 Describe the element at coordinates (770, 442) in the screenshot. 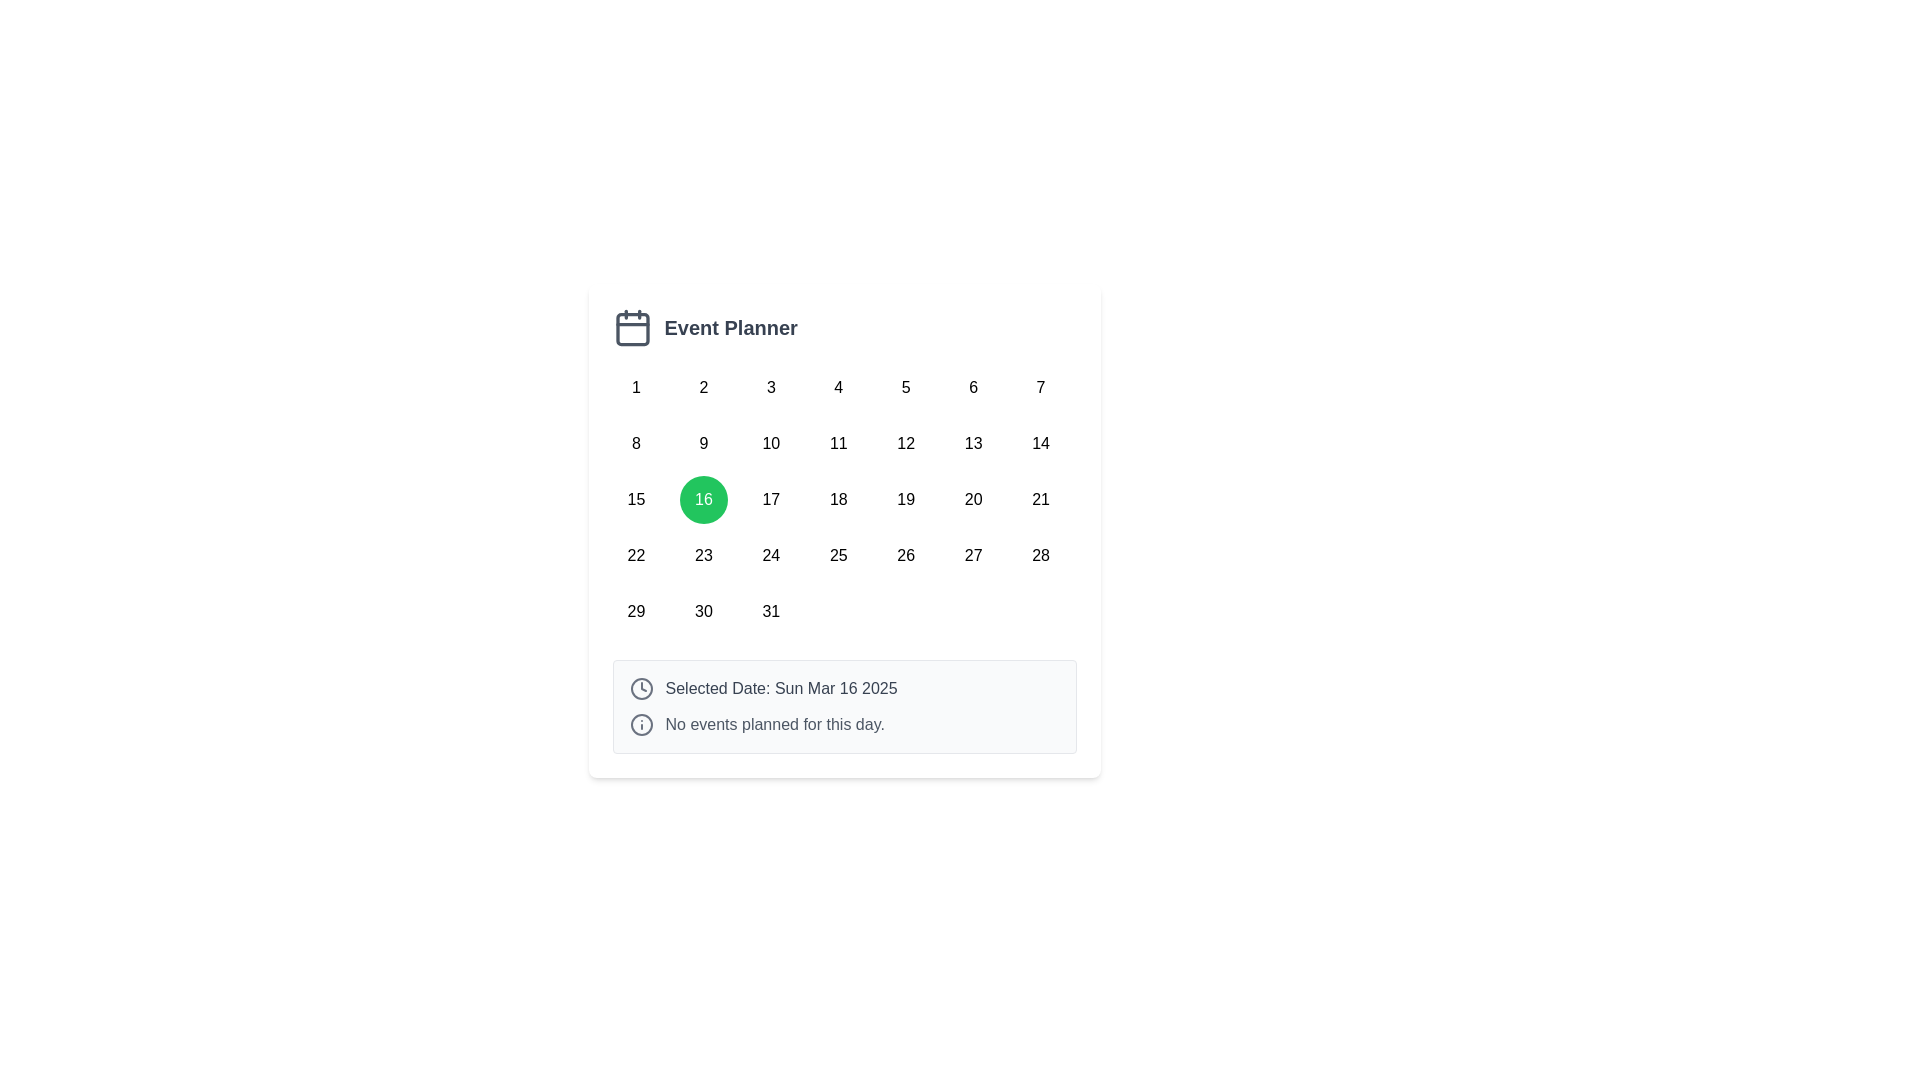

I see `the circular button displaying the number '10', which has a white background and black text` at that location.